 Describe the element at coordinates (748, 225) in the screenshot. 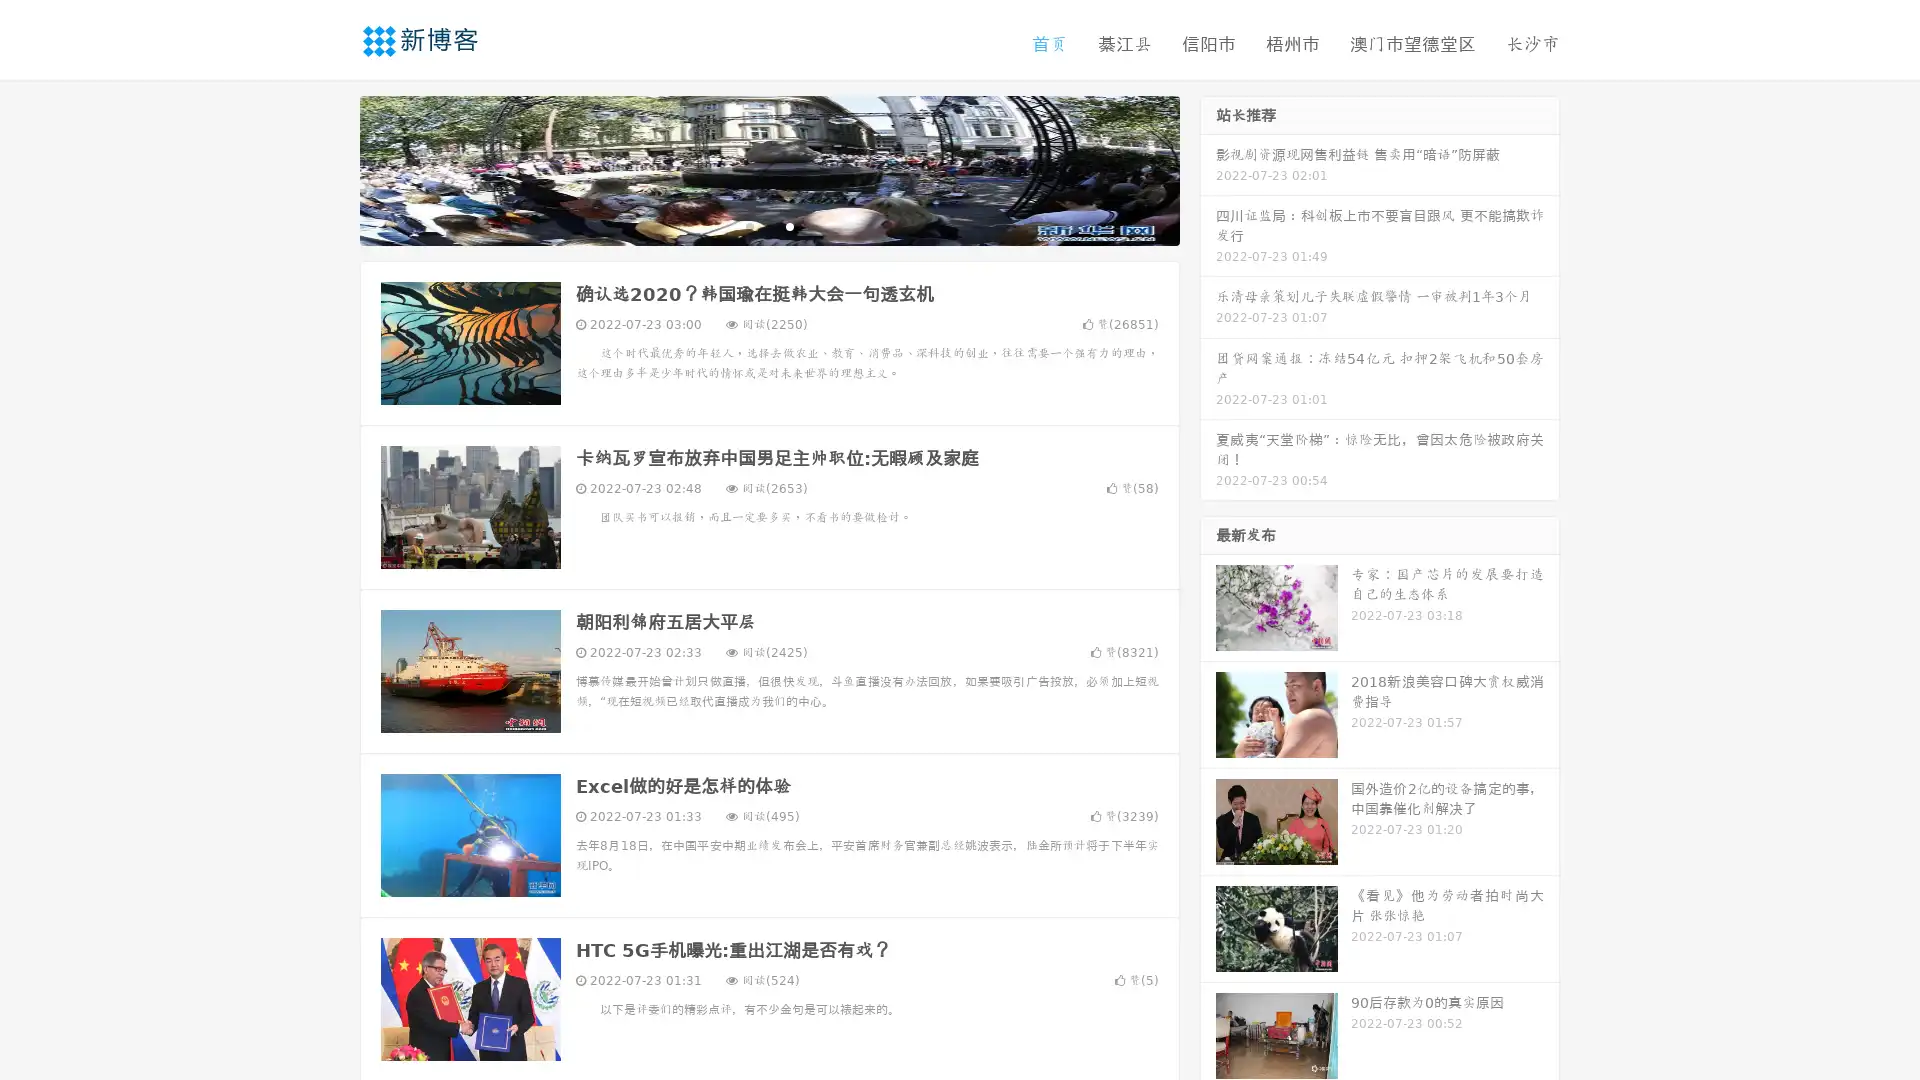

I see `Go to slide 1` at that location.